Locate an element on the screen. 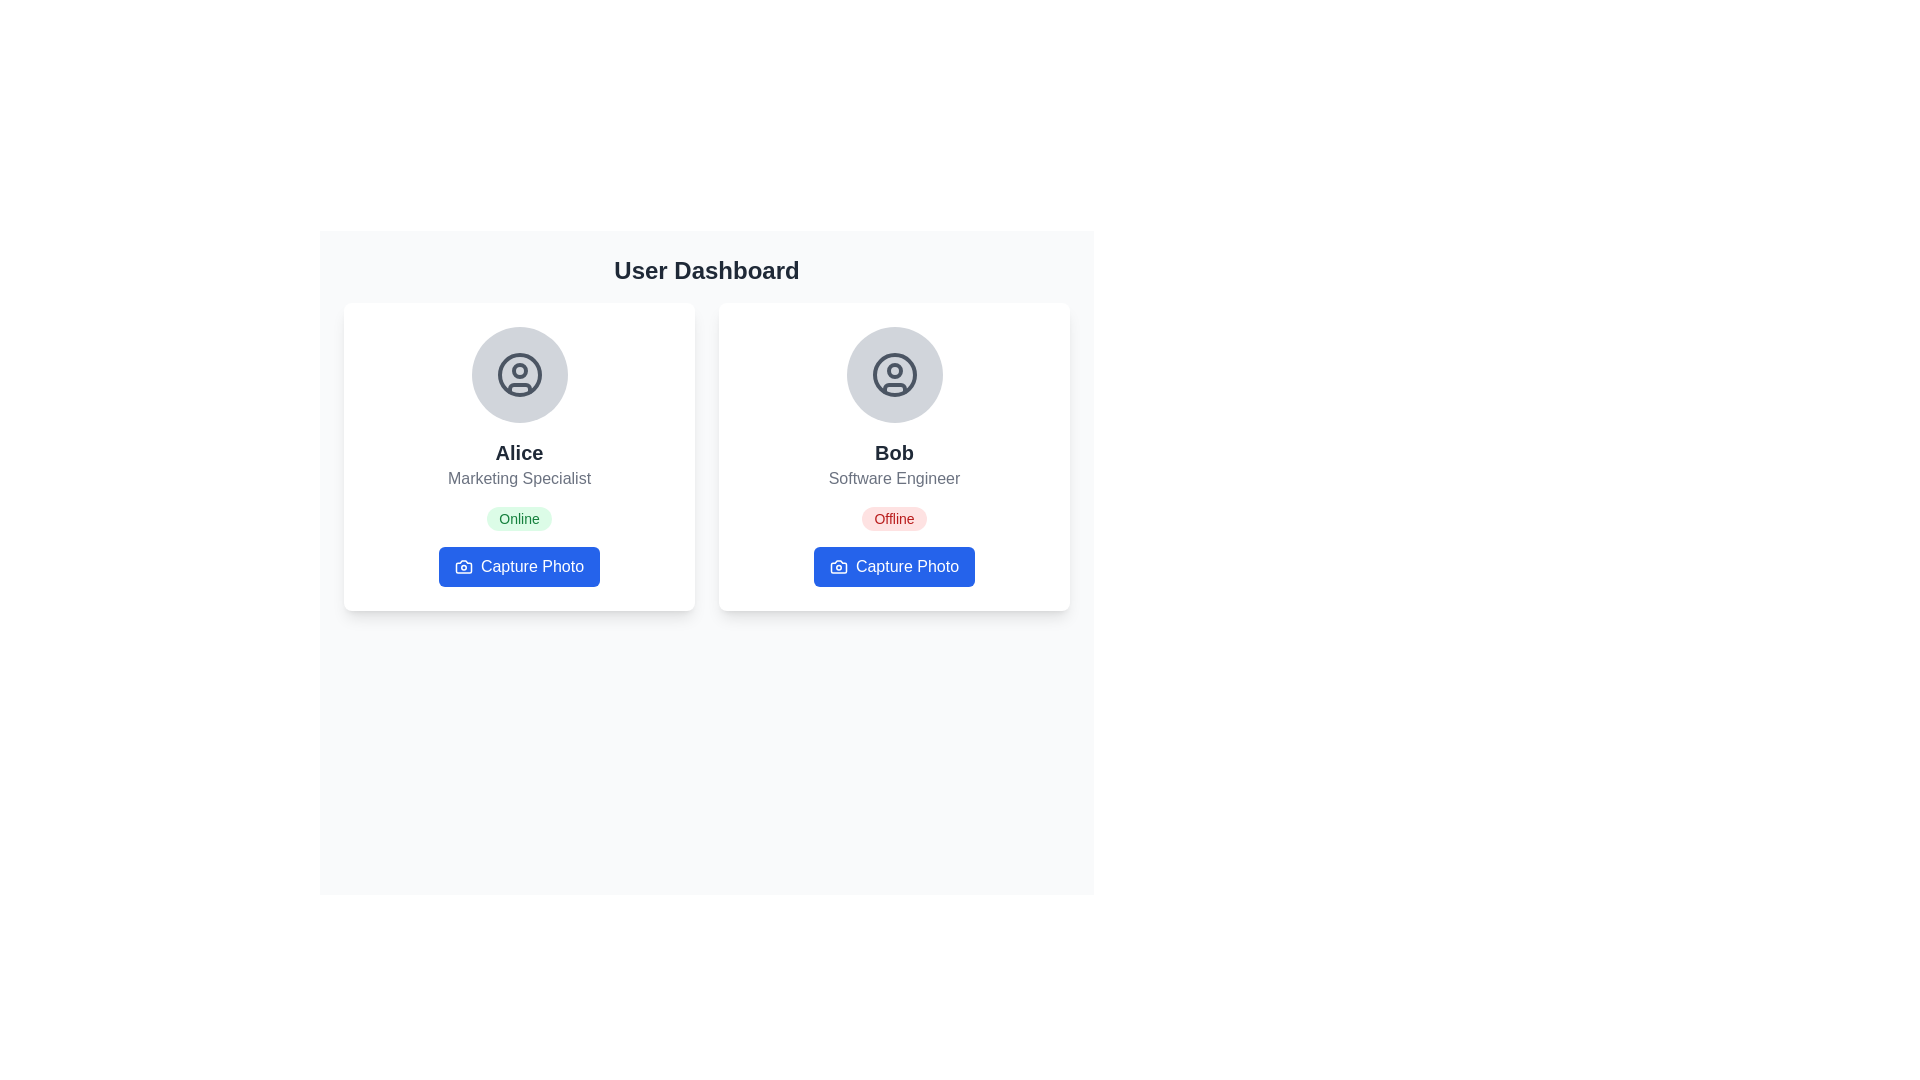 The height and width of the screenshot is (1080, 1920). the outer circular boundary of the user profile picture icon located within the profile card titled 'Bob' on the right side of the dashboard layout is located at coordinates (893, 374).